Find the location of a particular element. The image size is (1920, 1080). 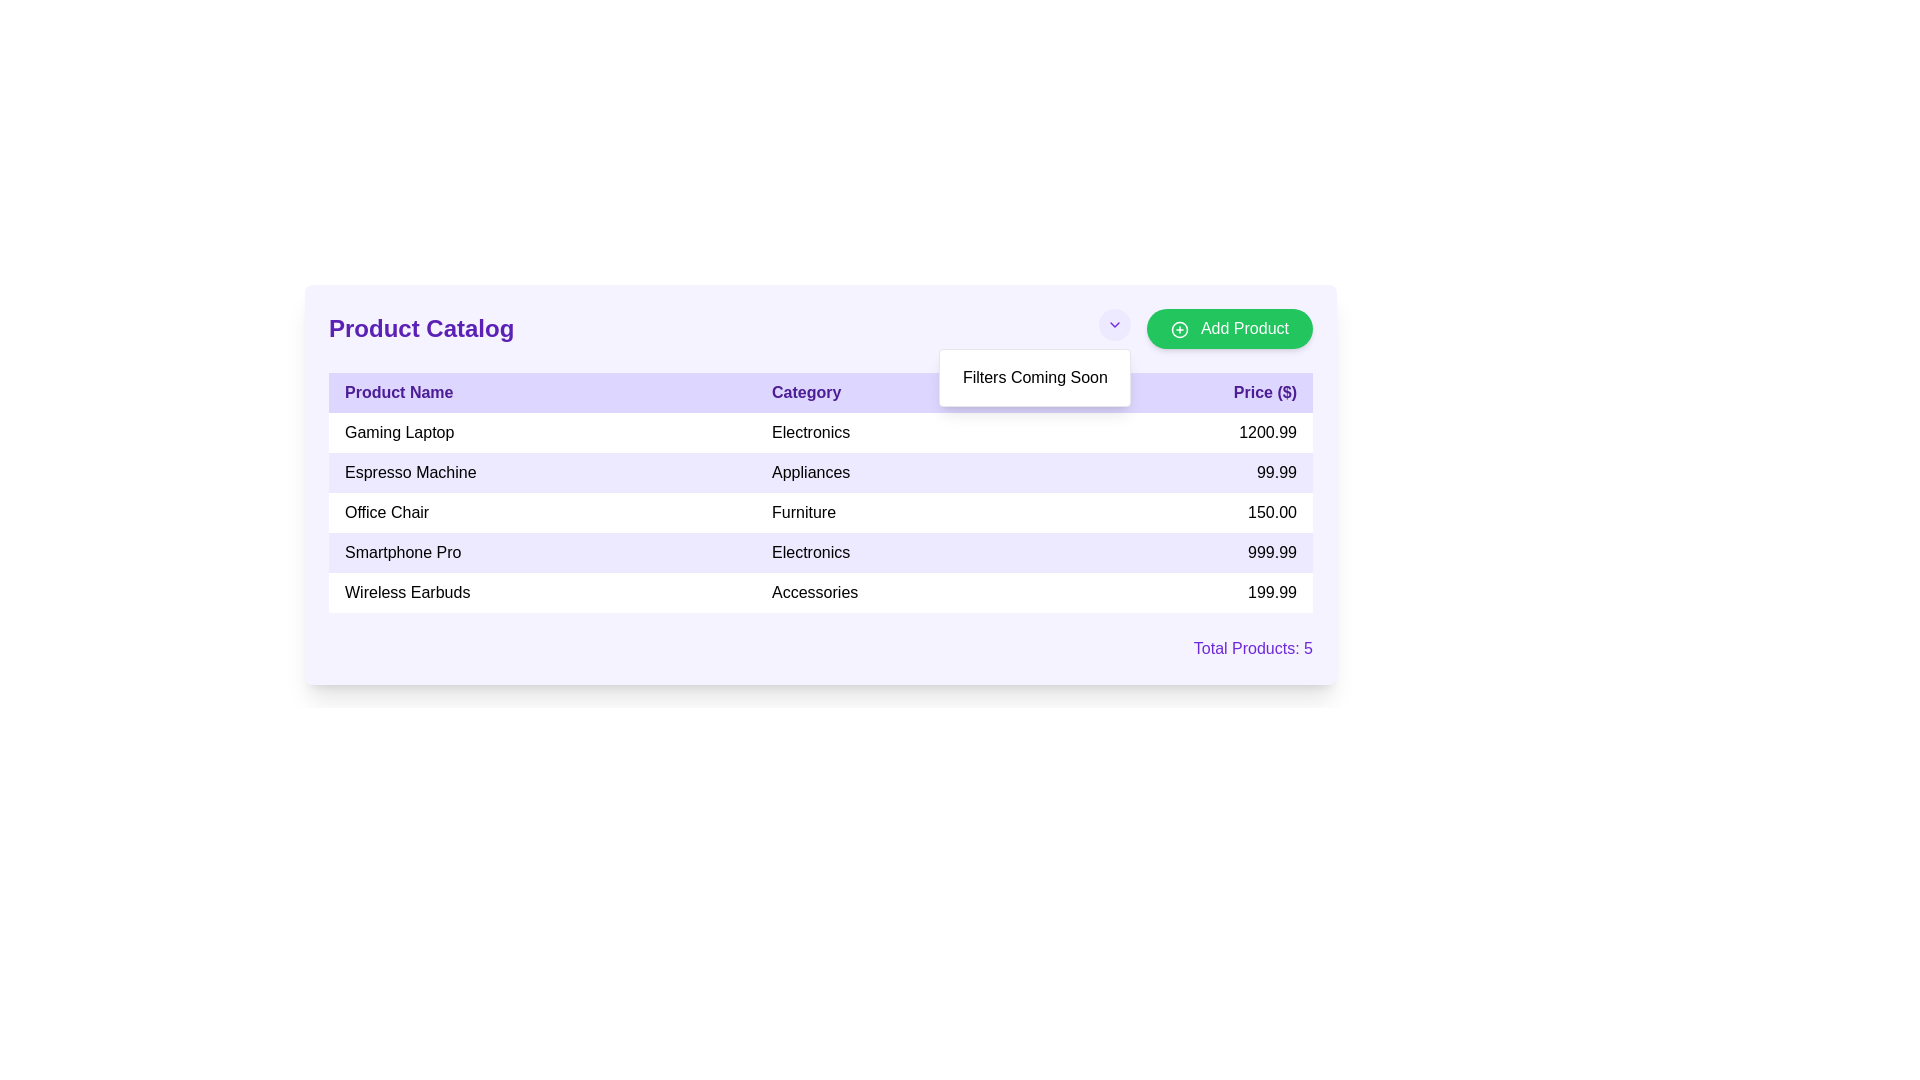

information from the fifth table row that contains product details including name, category, and price, located at the bottom of the table is located at coordinates (820, 592).